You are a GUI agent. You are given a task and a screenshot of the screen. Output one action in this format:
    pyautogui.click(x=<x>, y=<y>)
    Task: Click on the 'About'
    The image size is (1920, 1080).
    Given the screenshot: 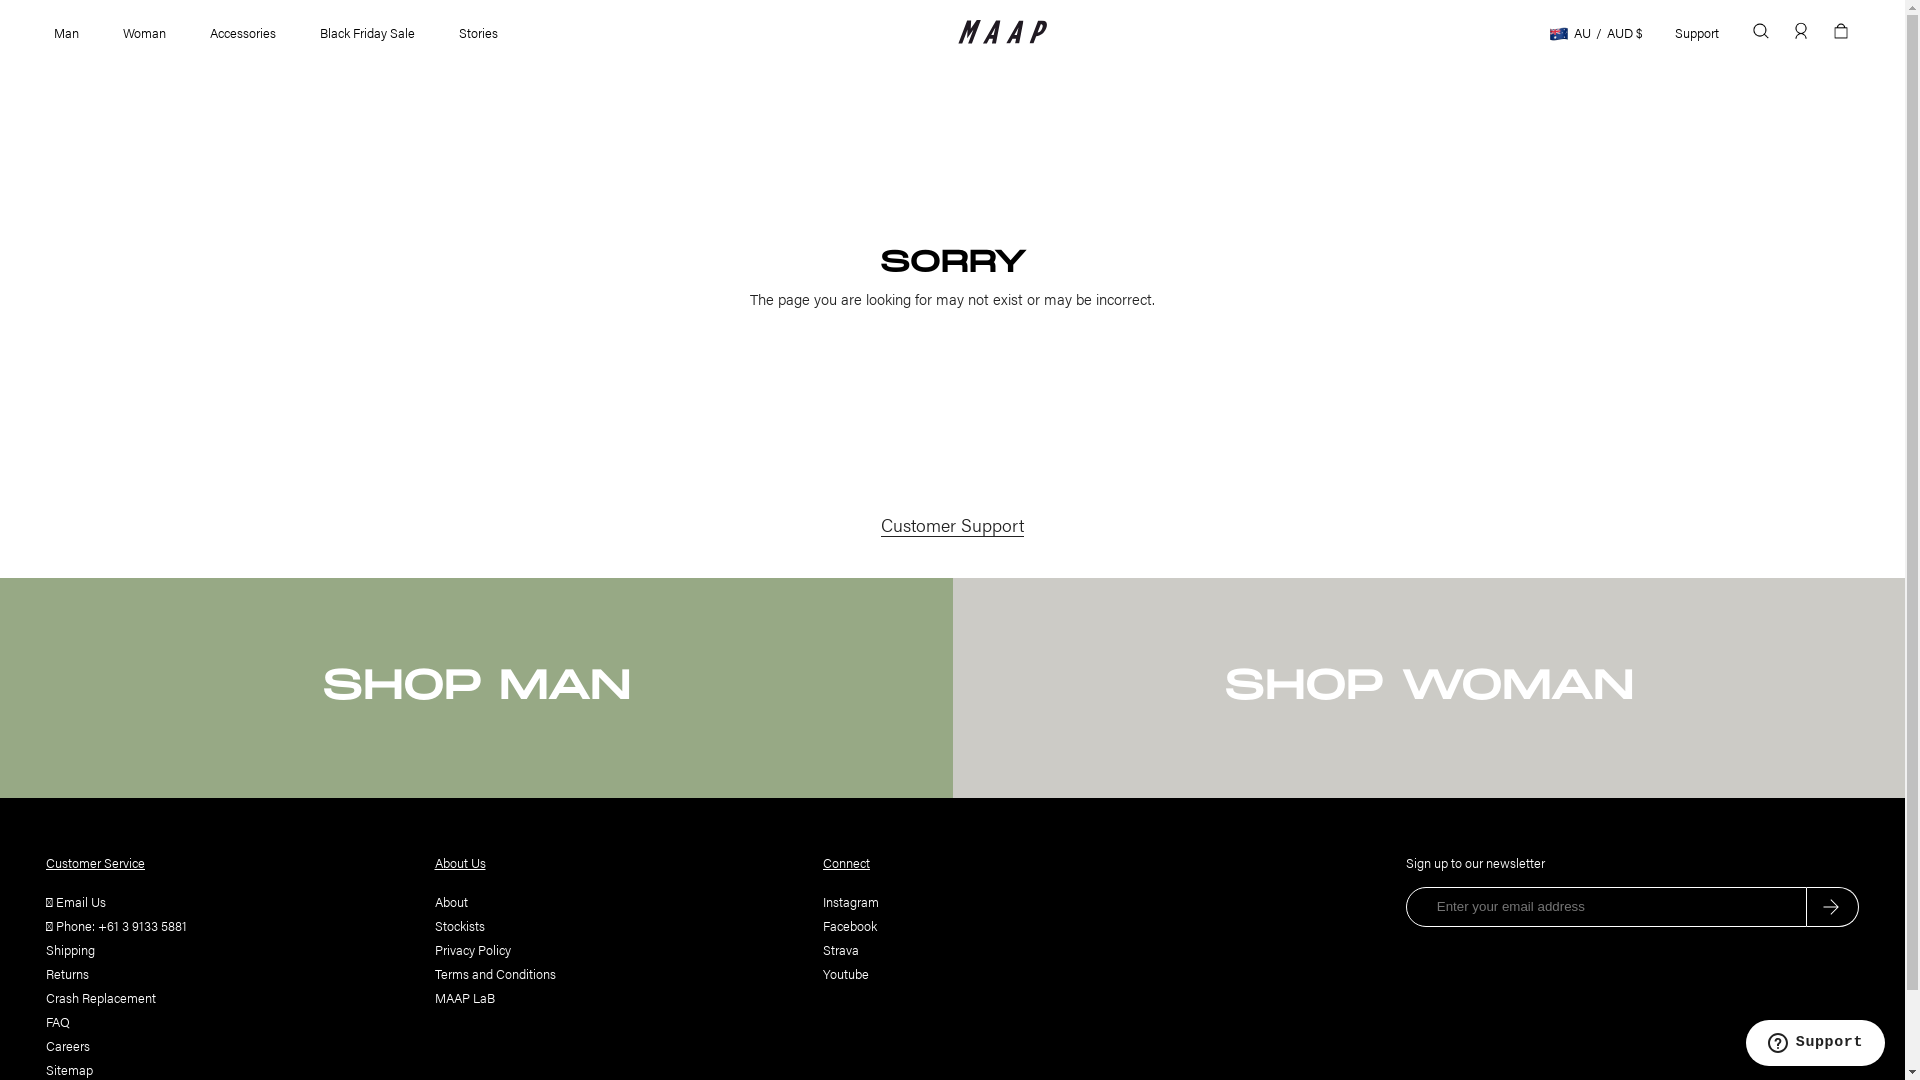 What is the action you would take?
    pyautogui.click(x=449, y=901)
    